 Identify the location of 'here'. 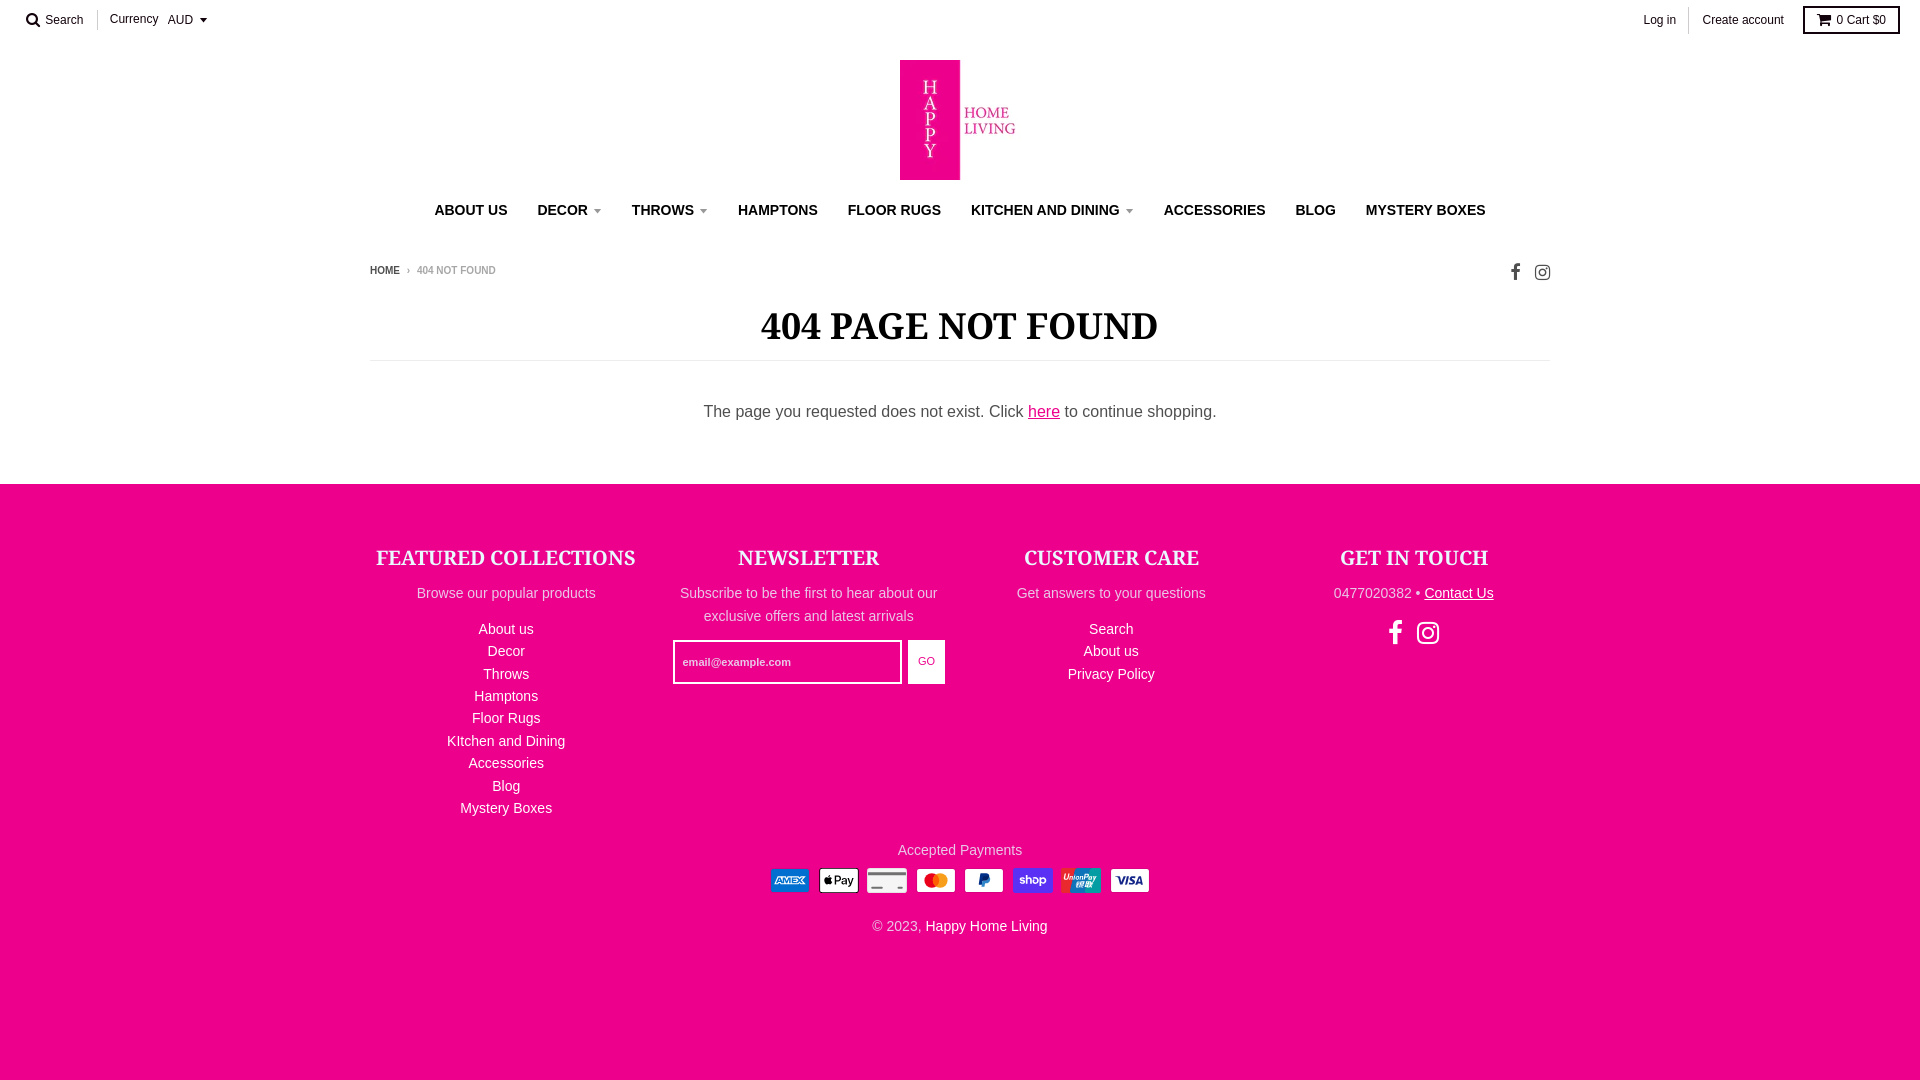
(1042, 410).